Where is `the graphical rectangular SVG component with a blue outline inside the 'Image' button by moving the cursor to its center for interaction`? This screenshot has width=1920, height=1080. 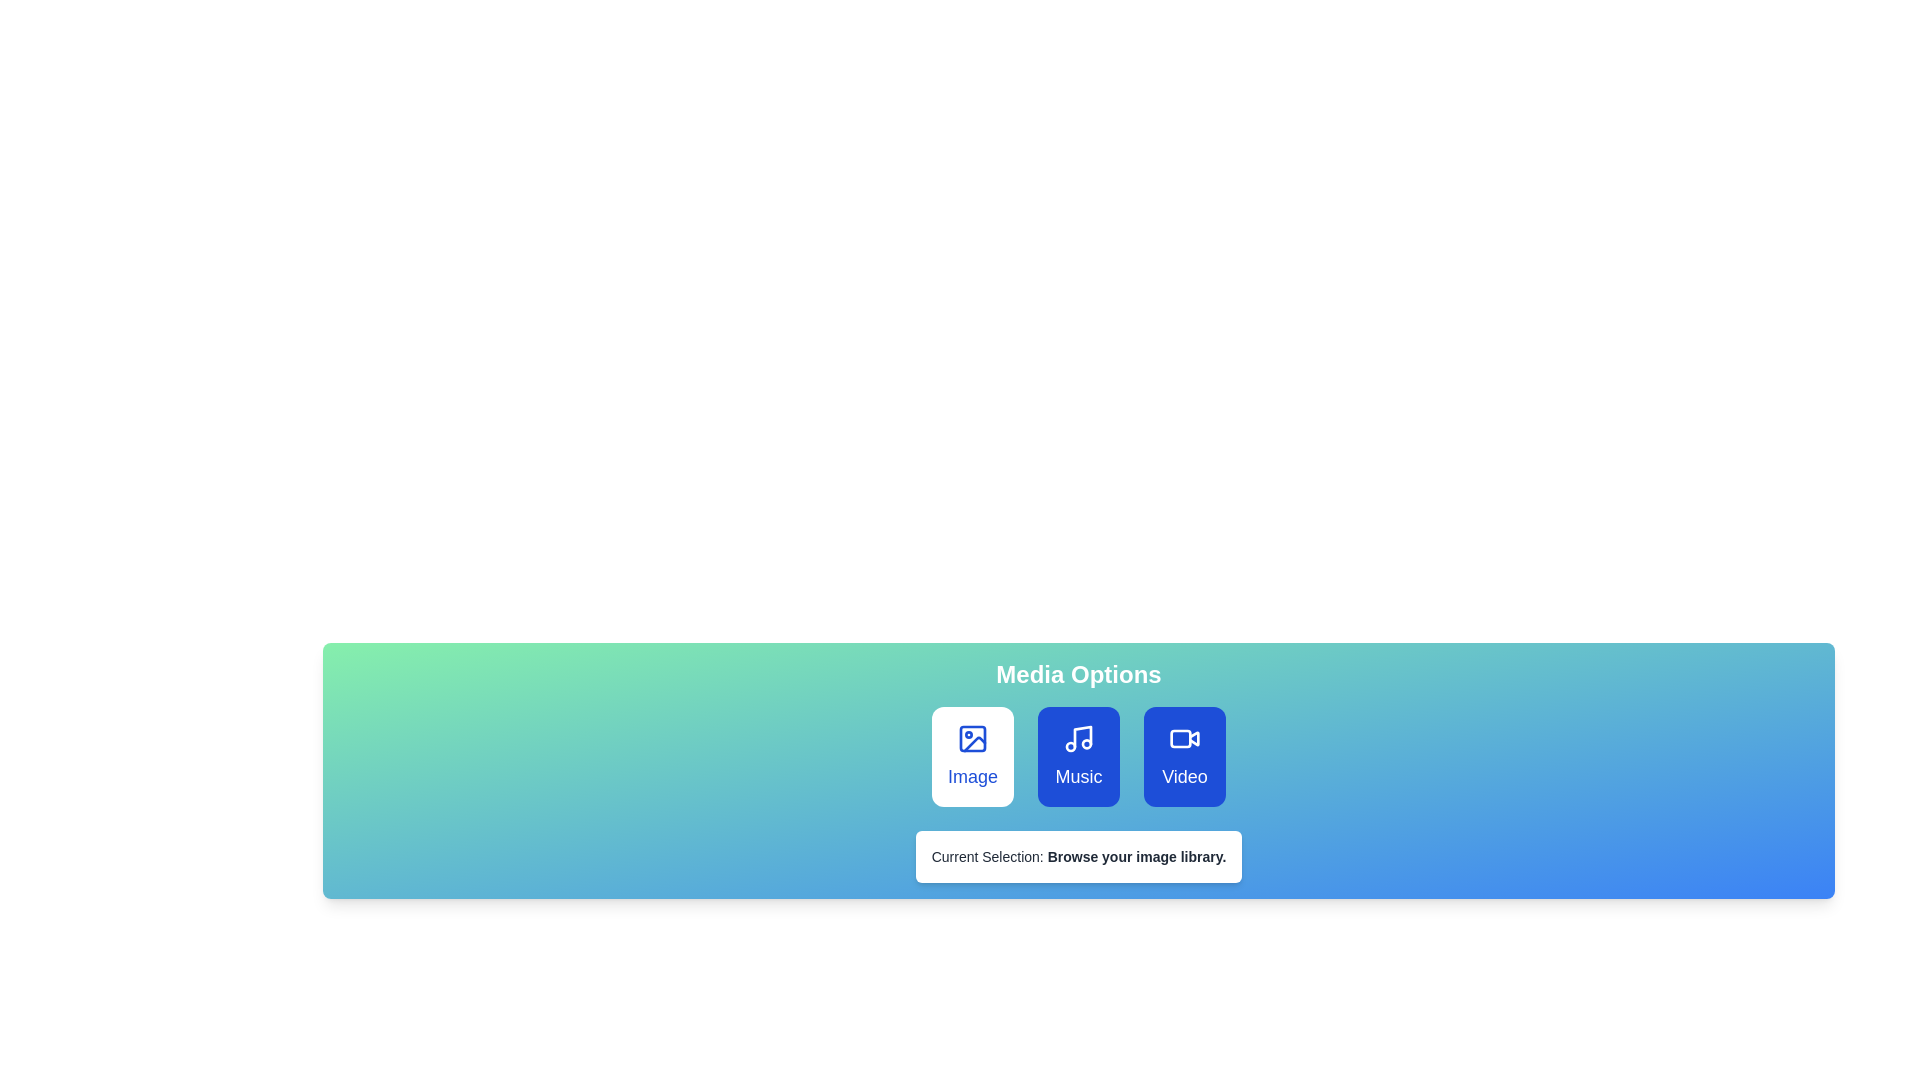 the graphical rectangular SVG component with a blue outline inside the 'Image' button by moving the cursor to its center for interaction is located at coordinates (973, 739).